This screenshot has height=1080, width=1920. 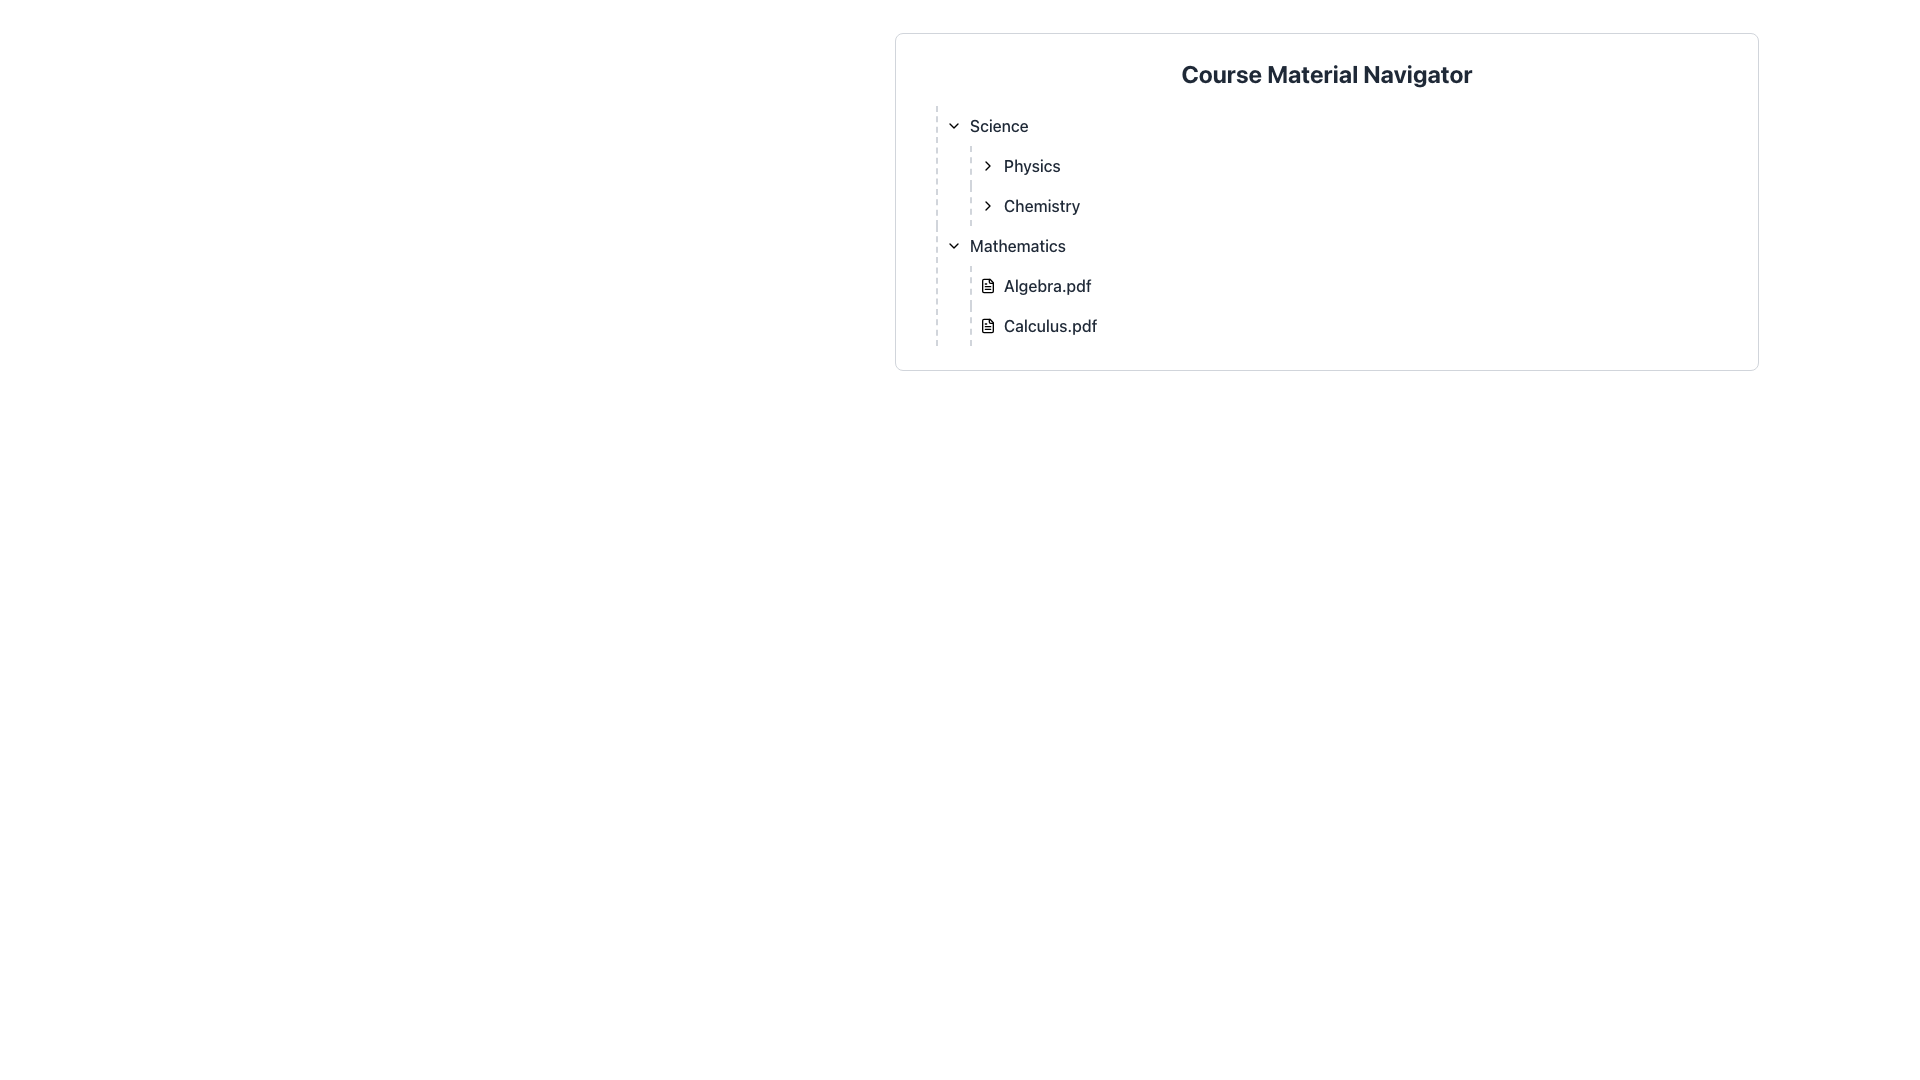 I want to click on the Chevron icon (navigation toggle), so click(x=988, y=164).